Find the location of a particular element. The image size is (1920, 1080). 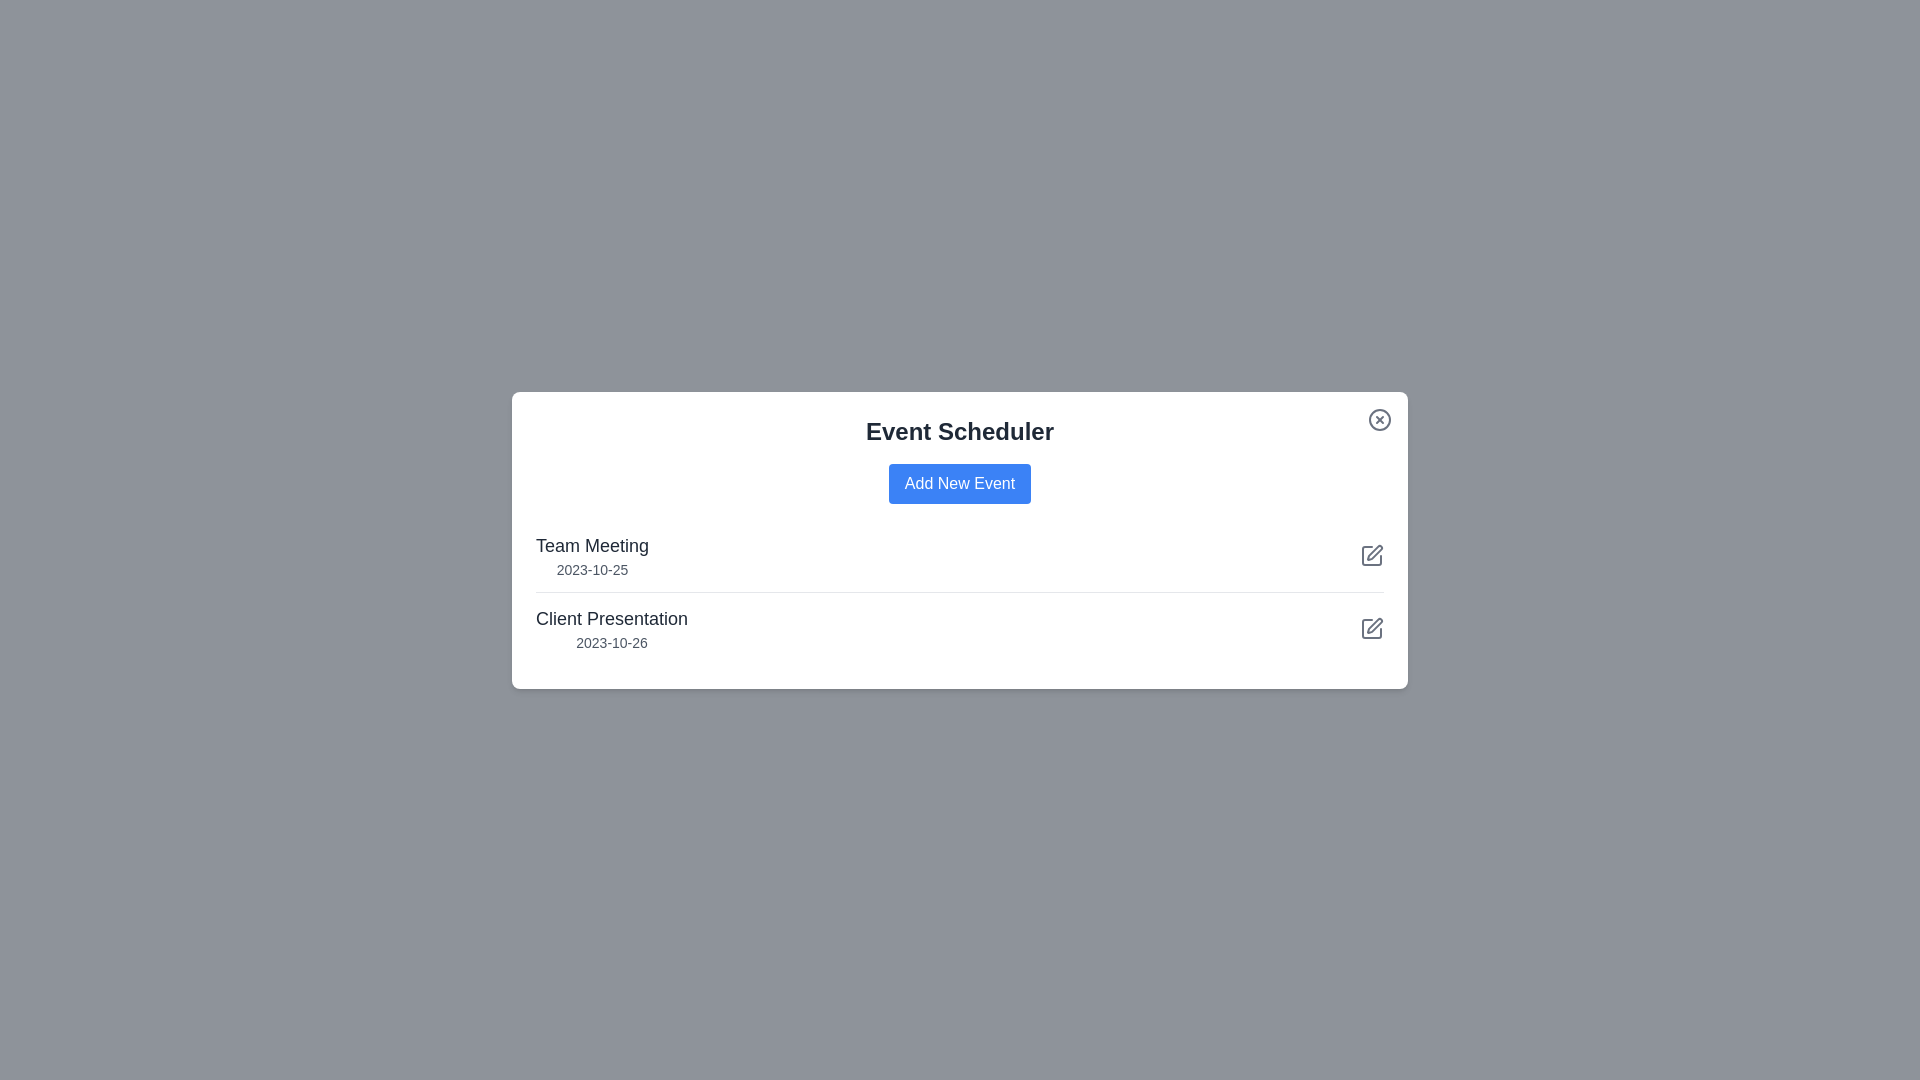

the close button located at the top-right corner of the event scheduler dialog is located at coordinates (1379, 418).